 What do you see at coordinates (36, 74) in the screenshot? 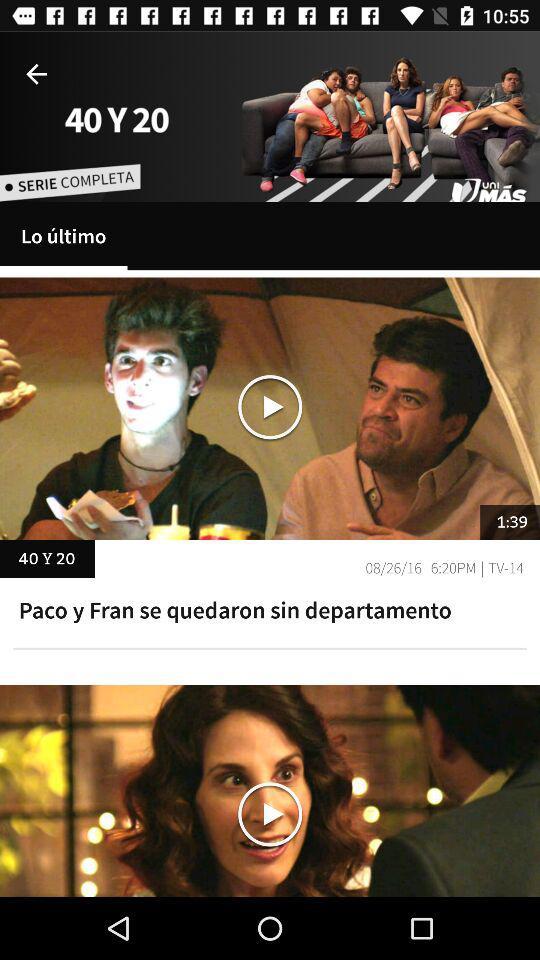
I see `previous` at bounding box center [36, 74].